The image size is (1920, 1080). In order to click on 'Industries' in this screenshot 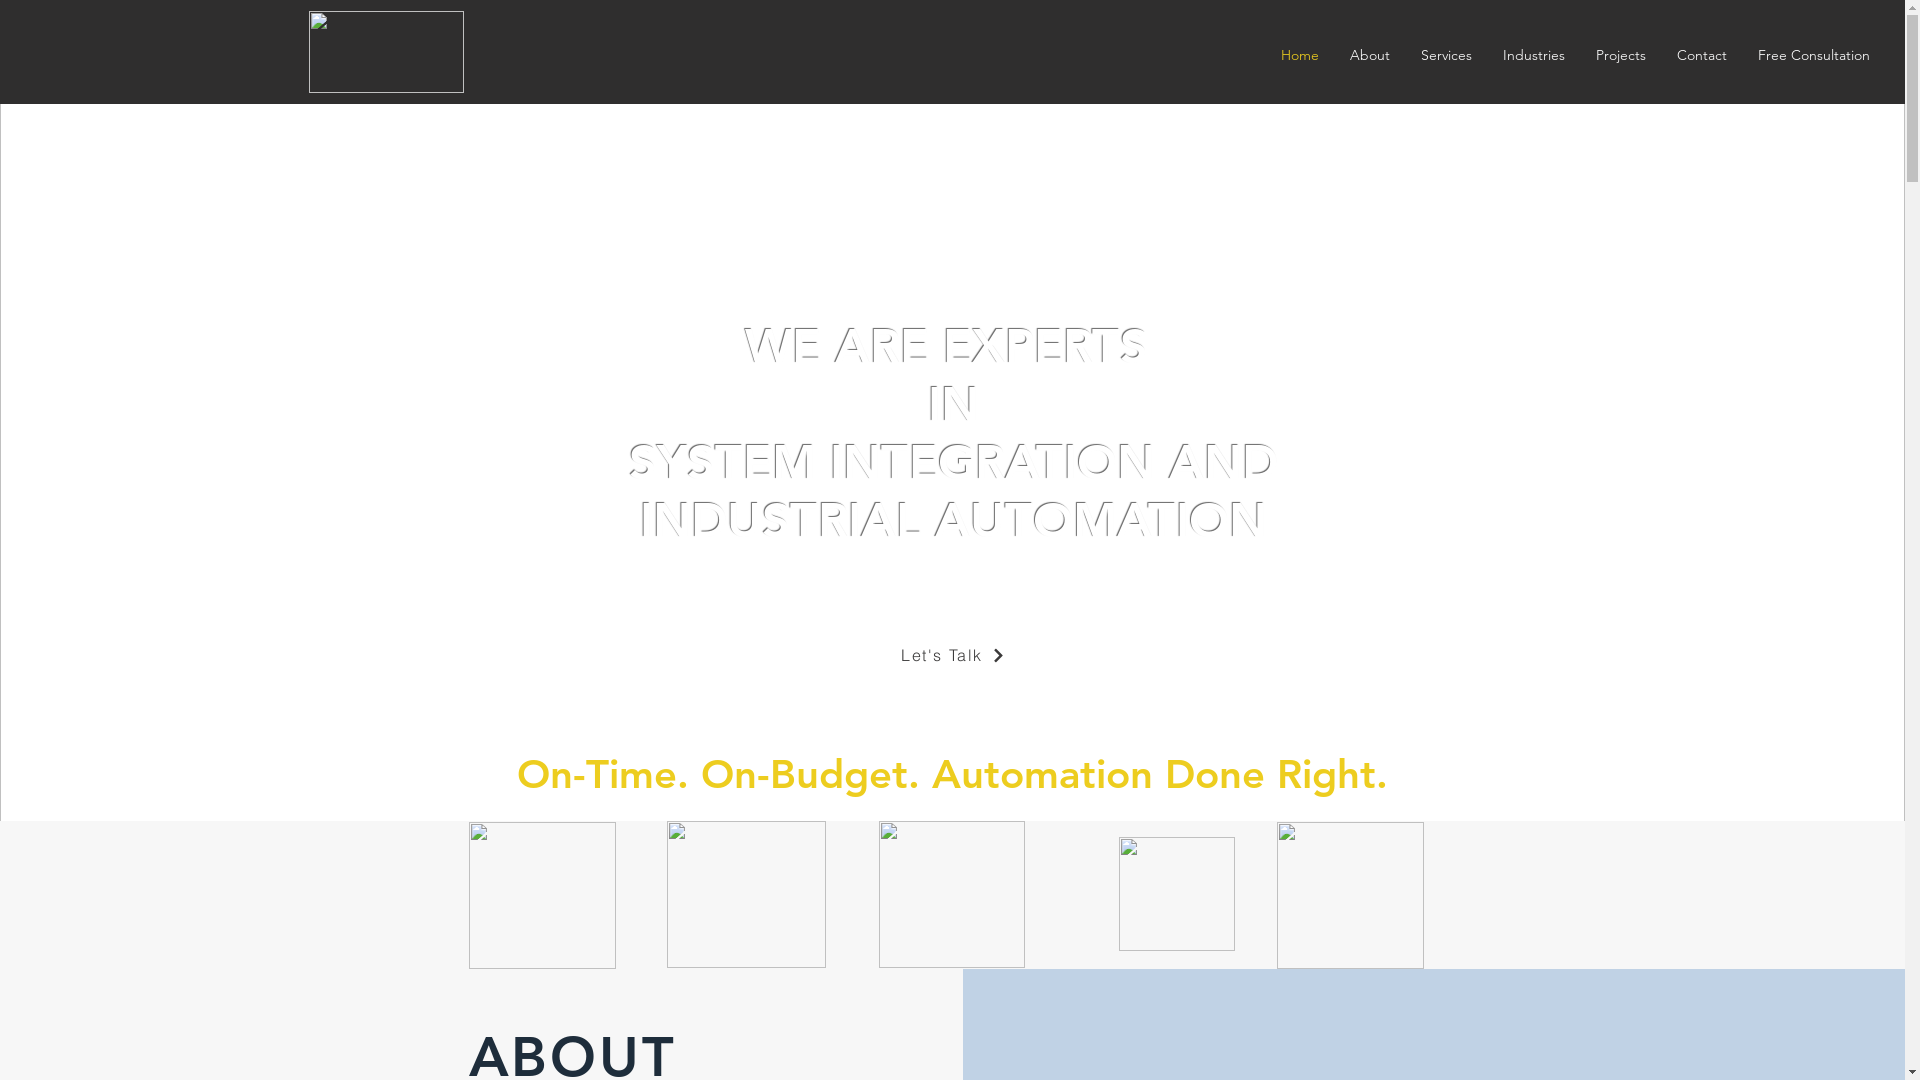, I will do `click(1532, 54)`.